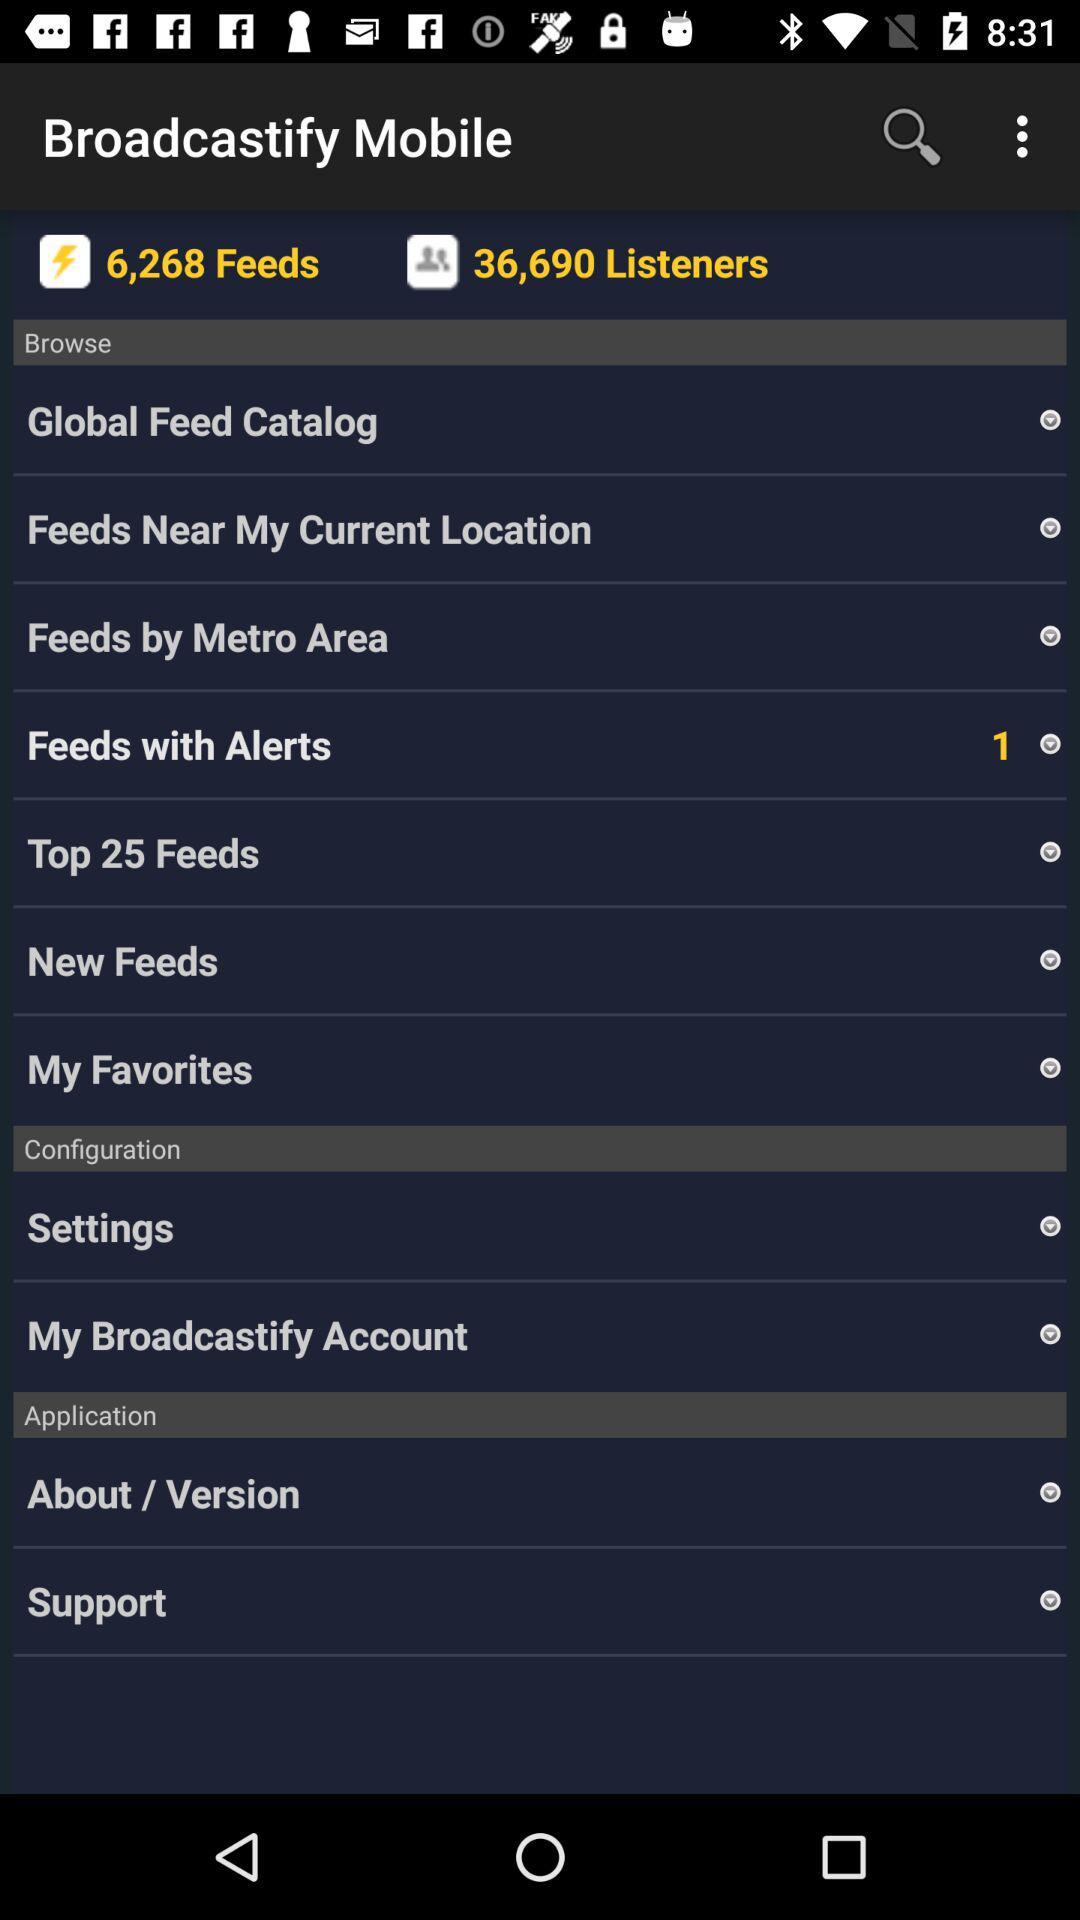  Describe the element at coordinates (1049, 419) in the screenshot. I see `the icon above the feeds near my` at that location.